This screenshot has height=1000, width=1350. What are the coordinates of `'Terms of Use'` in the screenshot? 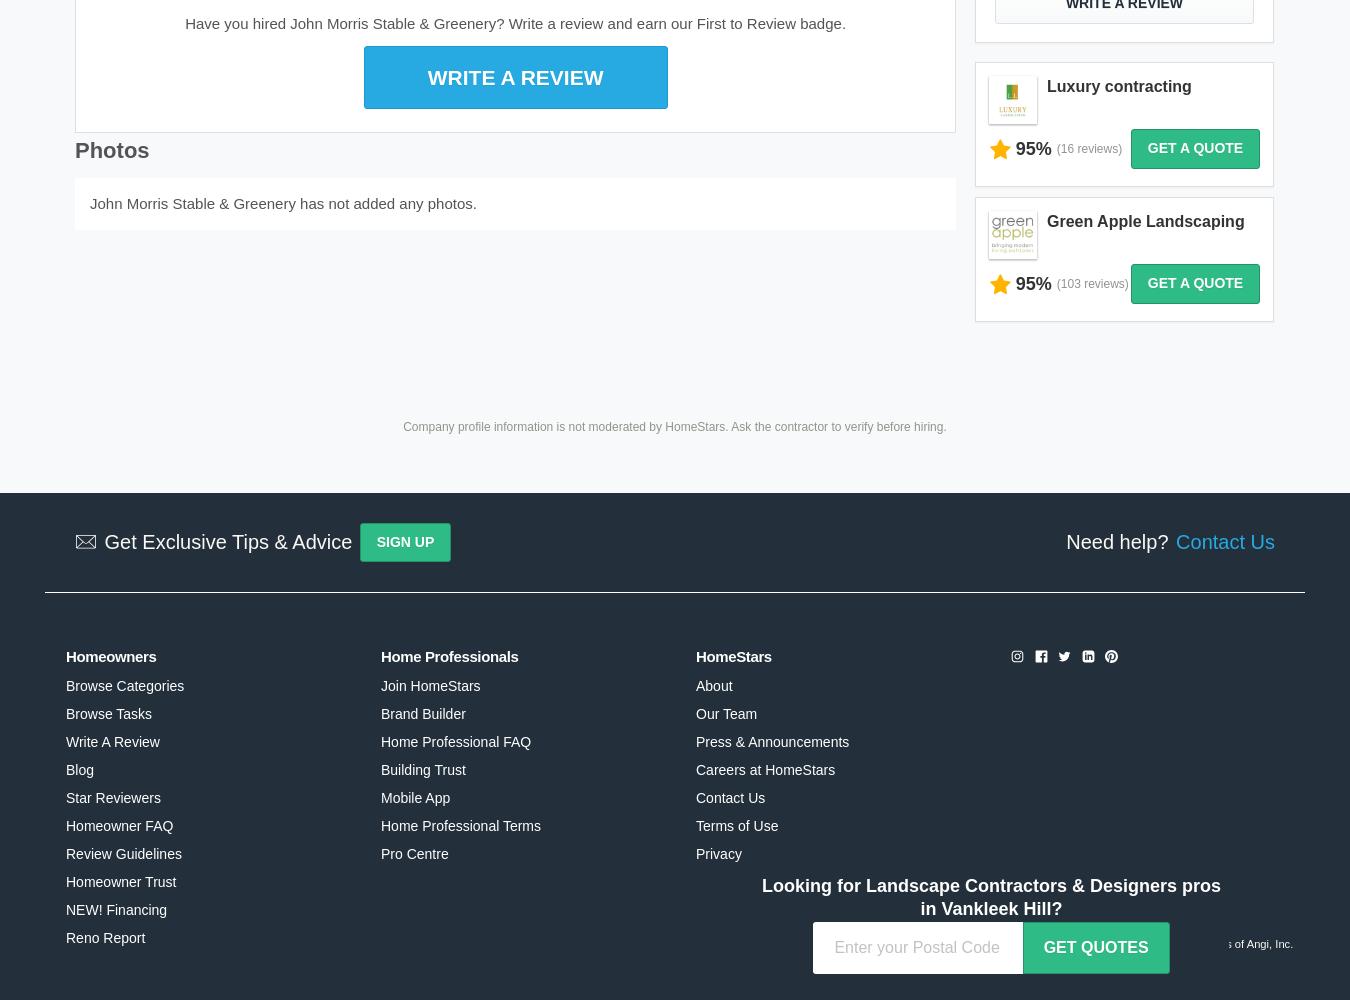 It's located at (735, 825).